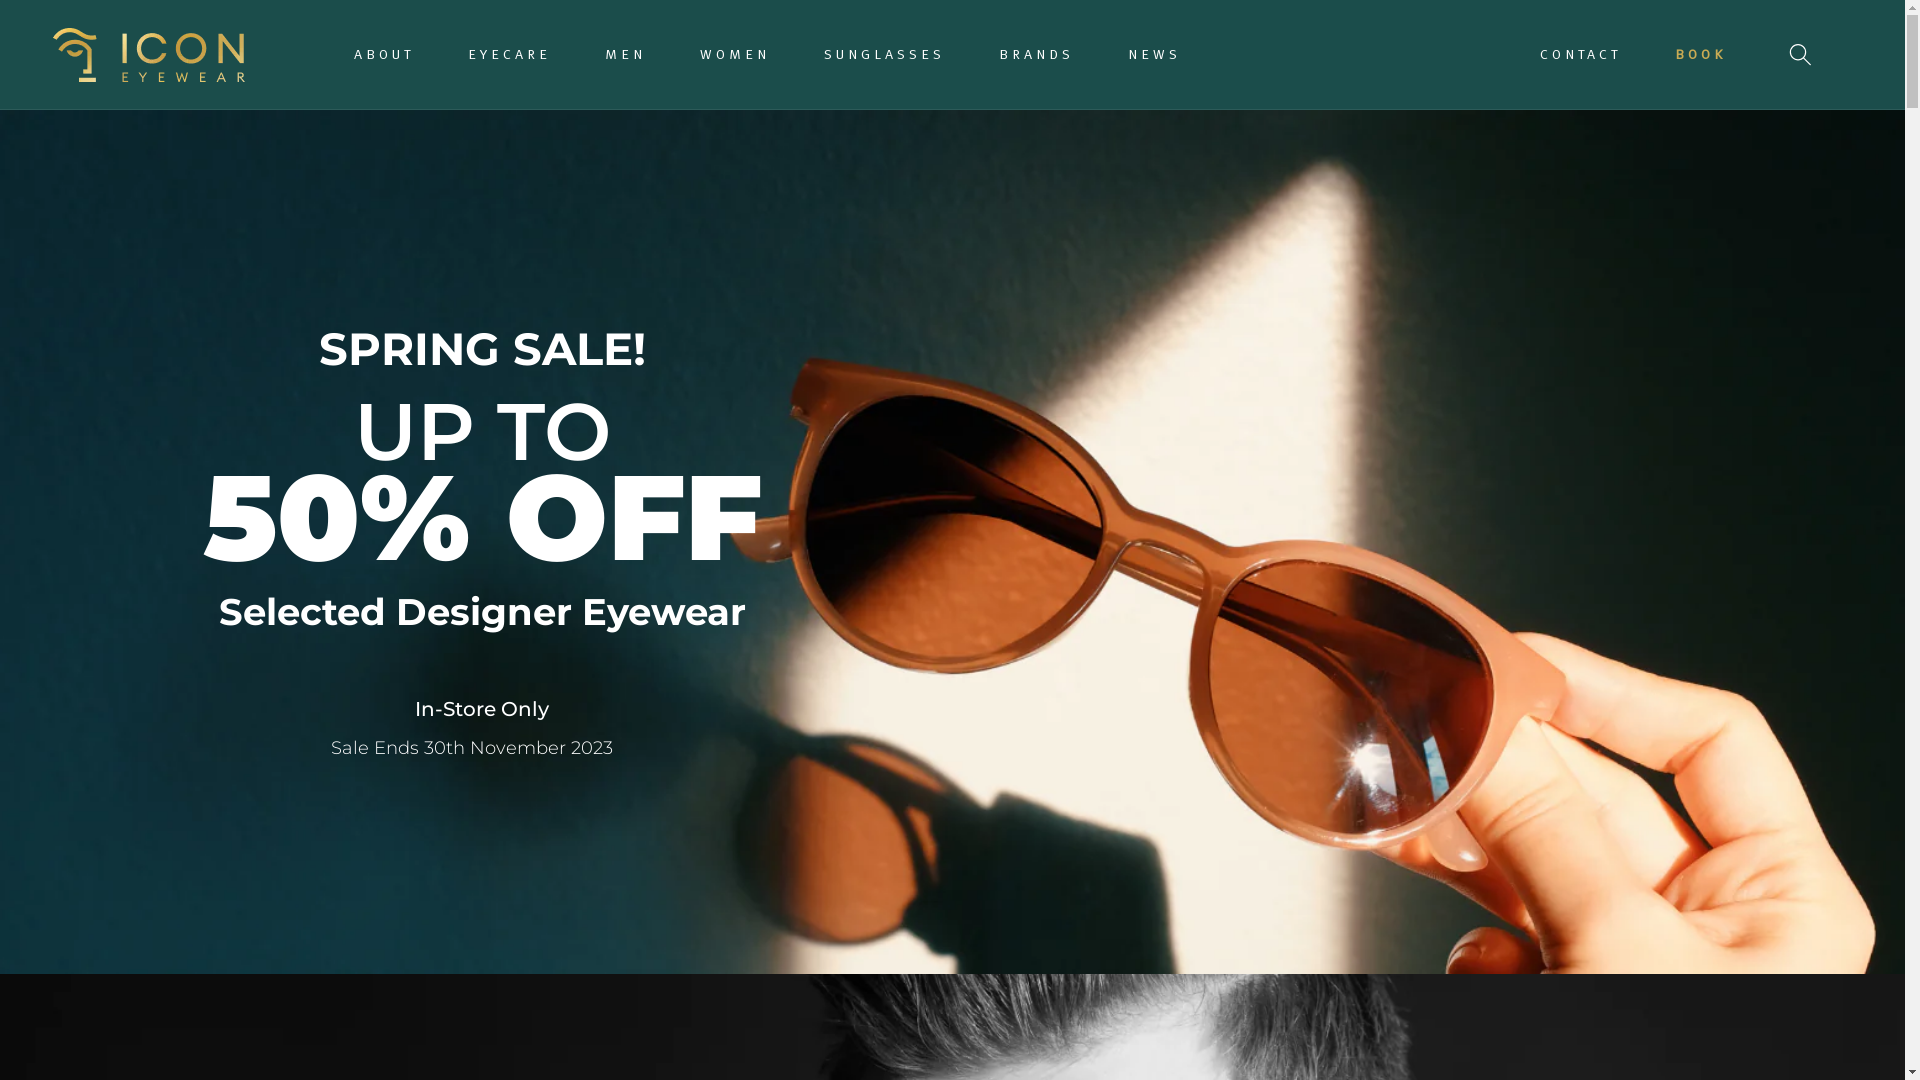 Image resolution: width=1920 pixels, height=1080 pixels. I want to click on 'BRANDS', so click(1036, 53).